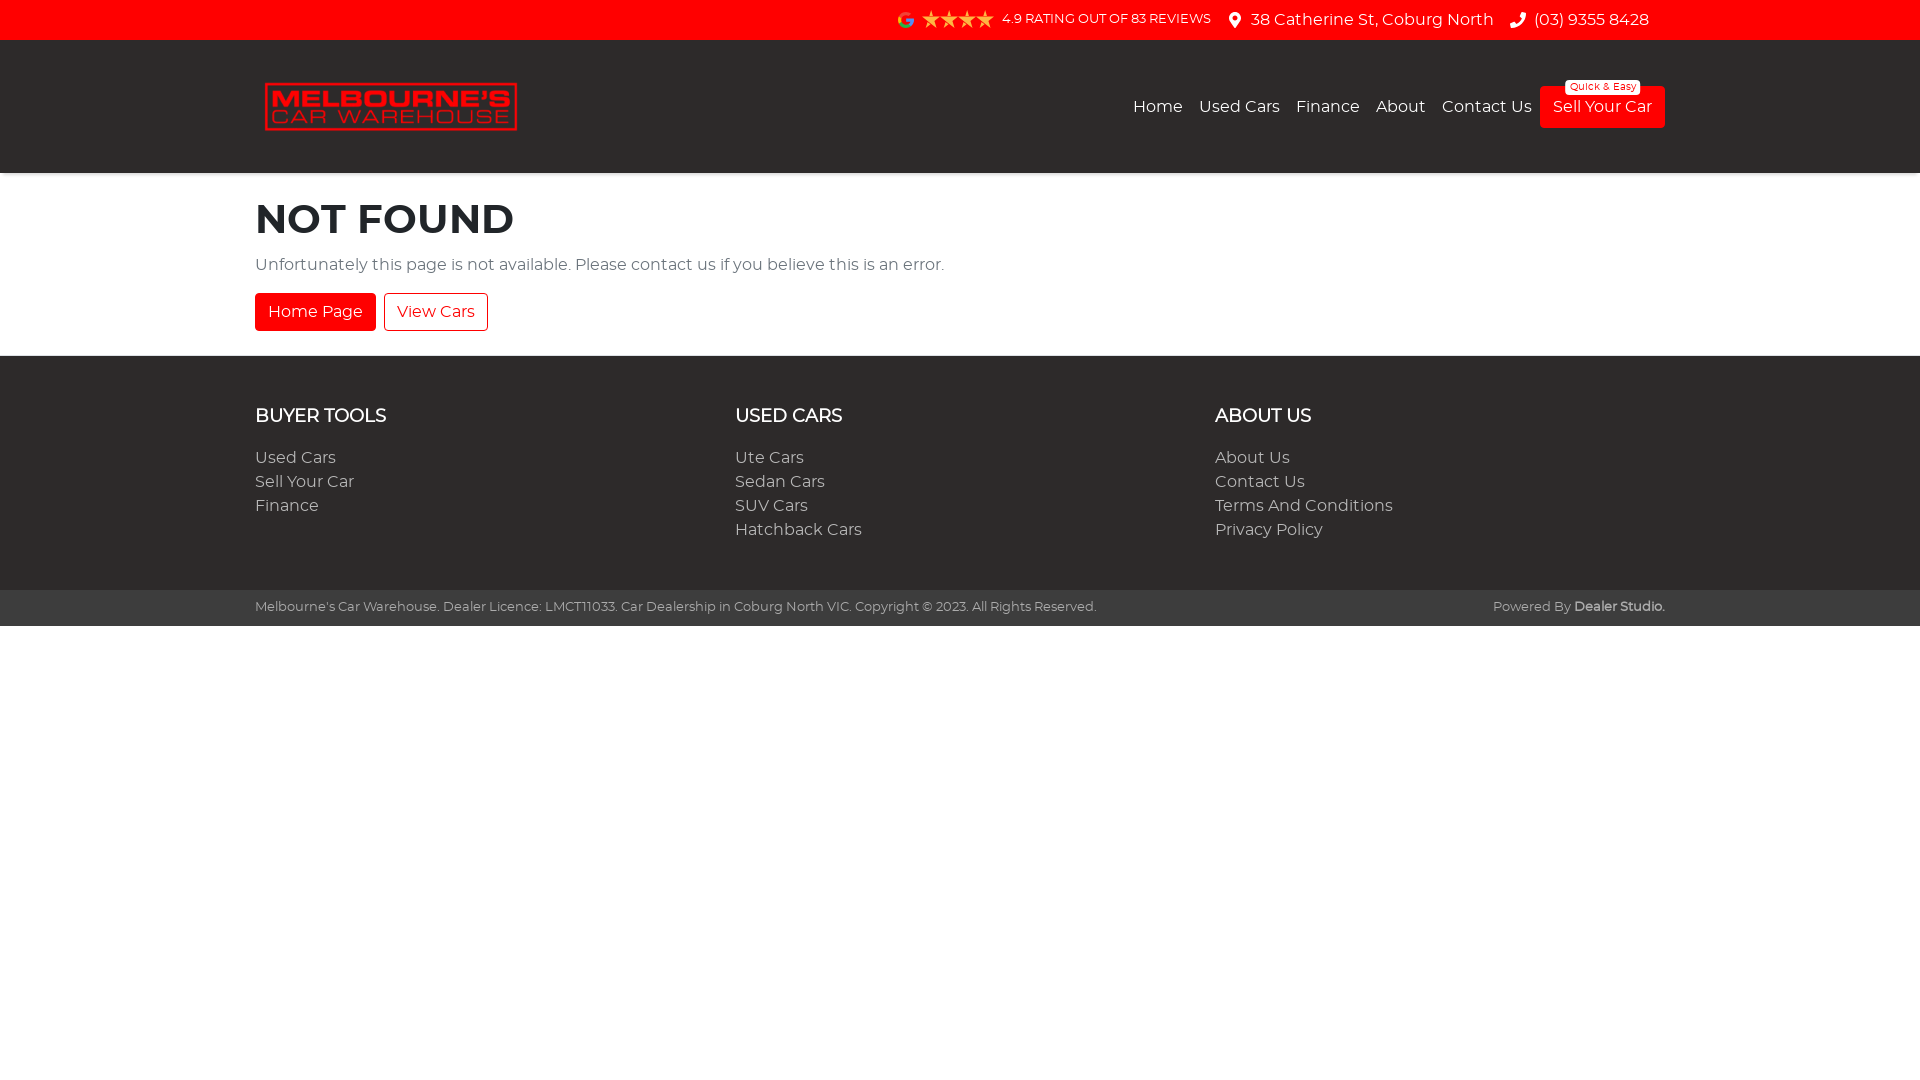 This screenshot has height=1080, width=1920. I want to click on 'View Cars', so click(435, 312).